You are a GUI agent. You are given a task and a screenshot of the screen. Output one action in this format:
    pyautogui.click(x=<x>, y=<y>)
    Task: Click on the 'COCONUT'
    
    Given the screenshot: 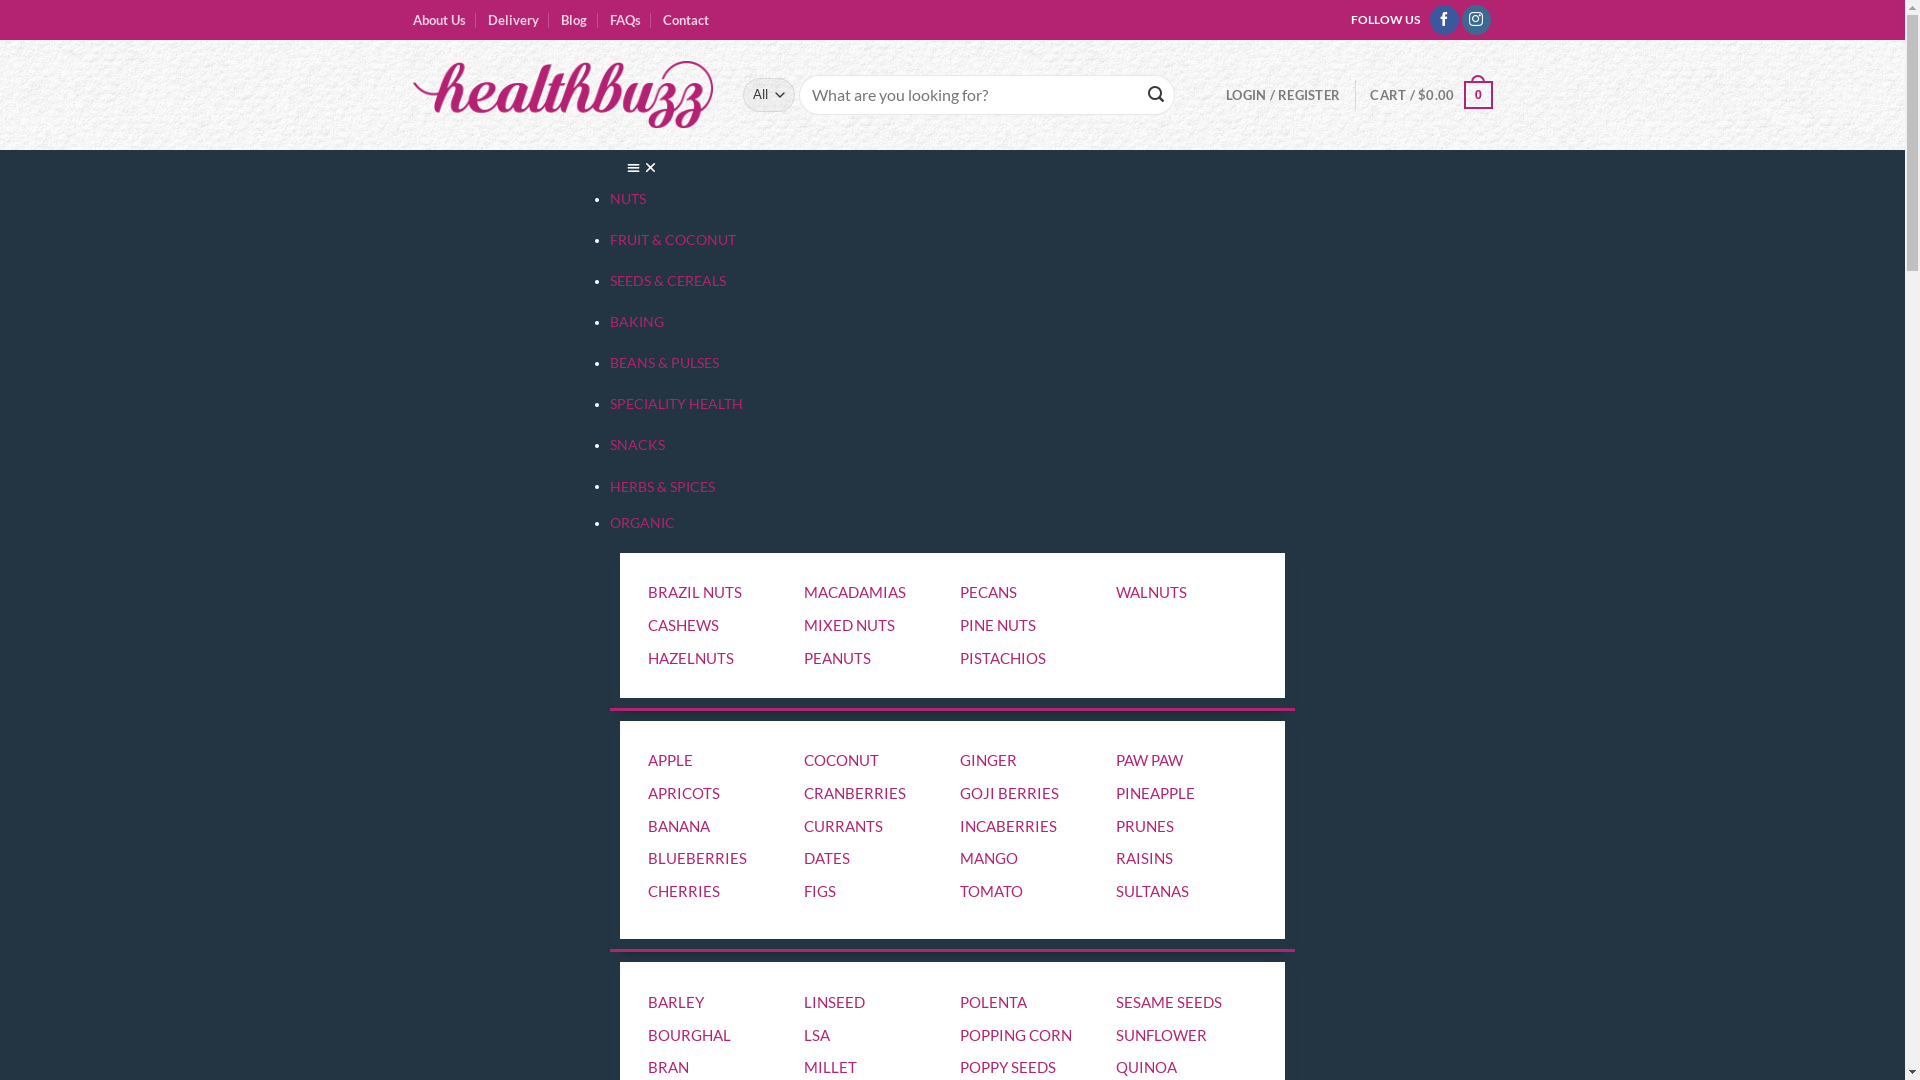 What is the action you would take?
    pyautogui.click(x=841, y=759)
    